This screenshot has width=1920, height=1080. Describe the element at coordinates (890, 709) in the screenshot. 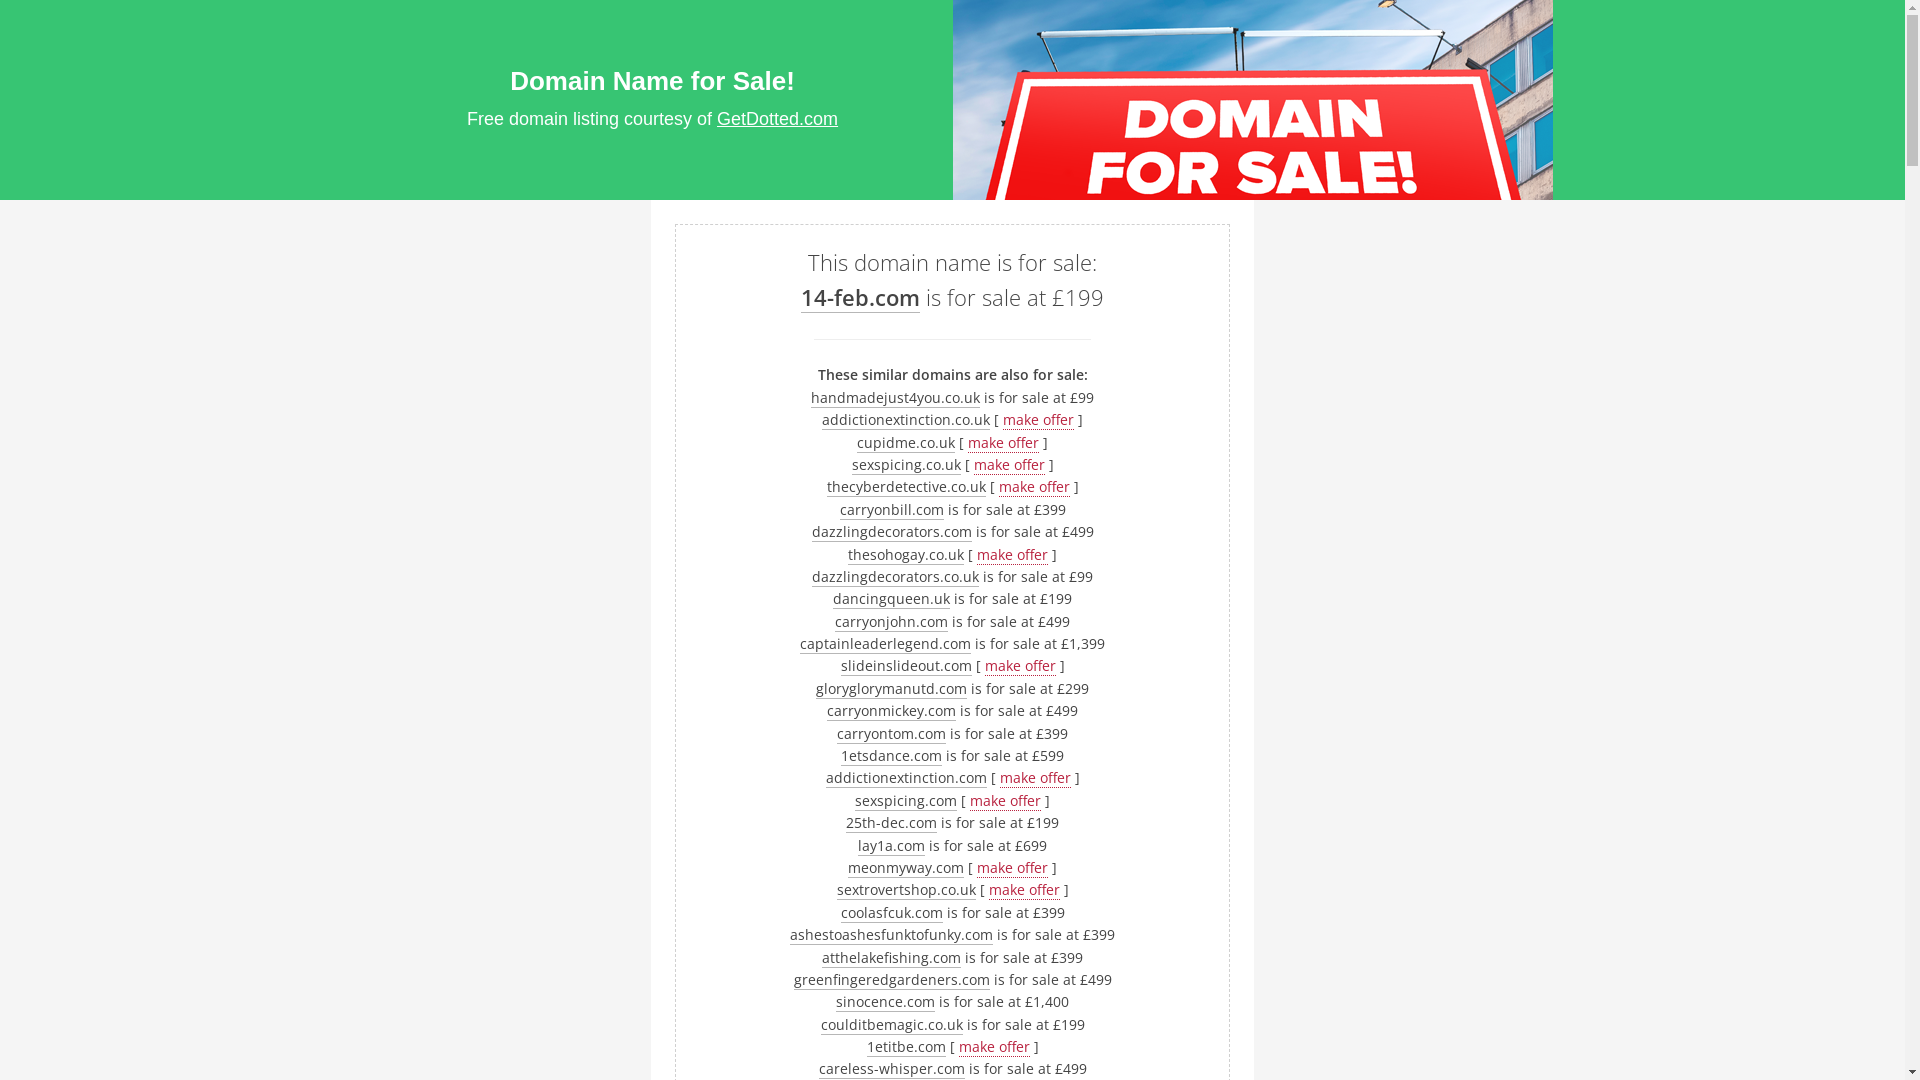

I see `'carryonmickey.com'` at that location.